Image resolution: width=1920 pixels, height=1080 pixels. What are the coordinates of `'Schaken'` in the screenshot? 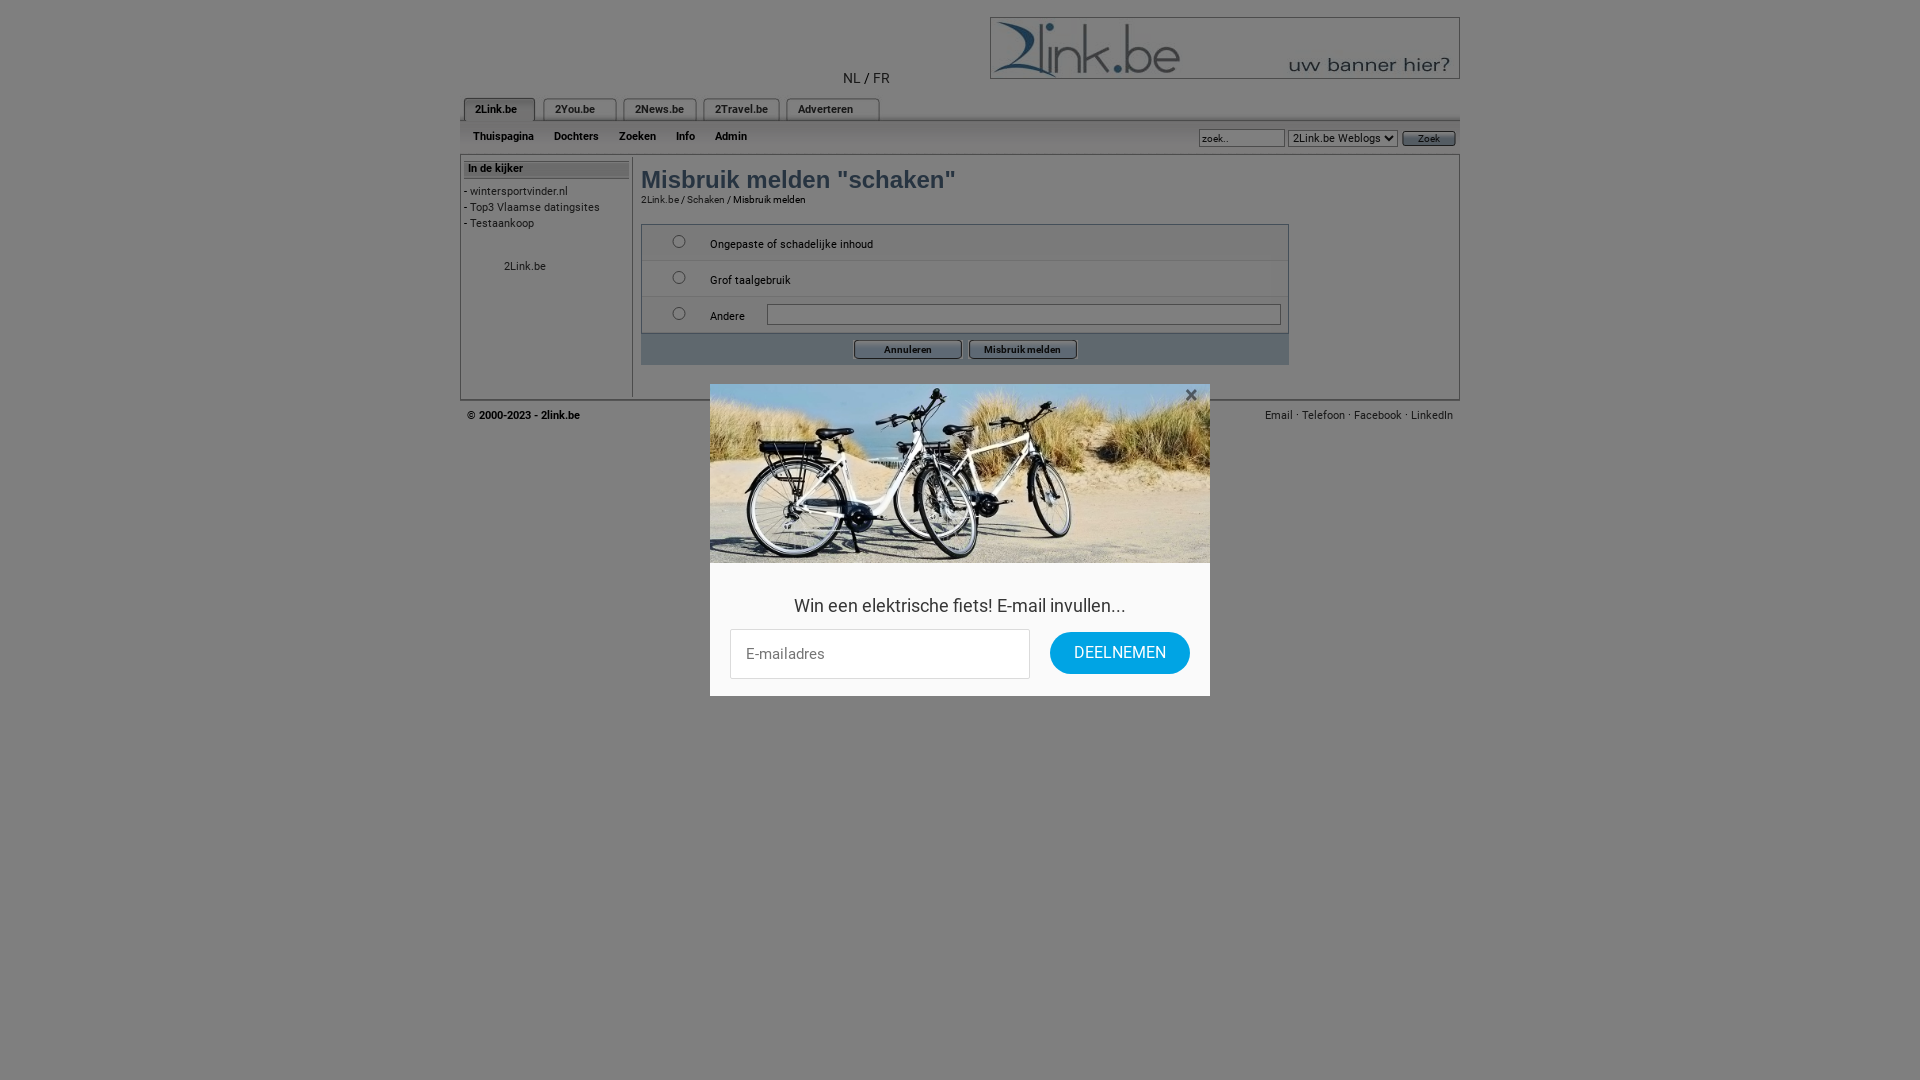 It's located at (705, 199).